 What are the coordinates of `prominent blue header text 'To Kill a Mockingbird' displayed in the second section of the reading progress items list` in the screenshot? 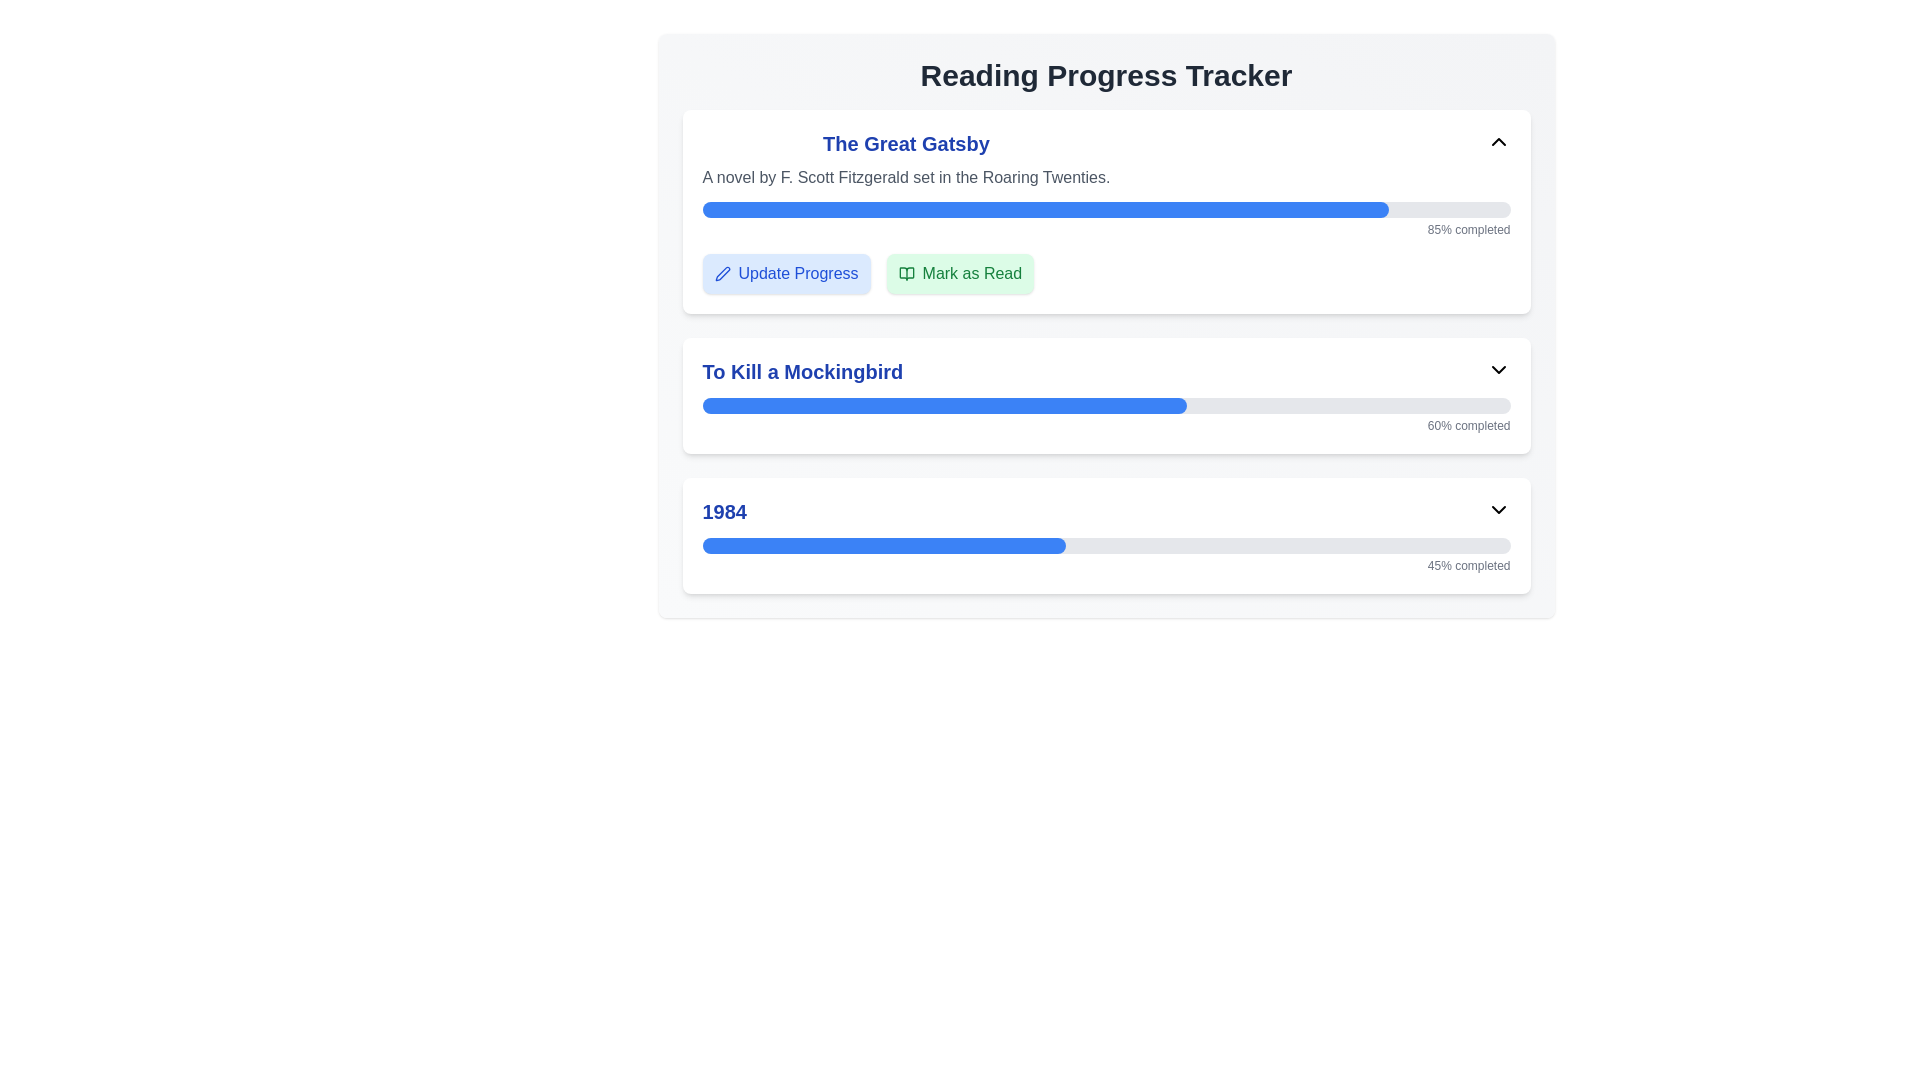 It's located at (802, 371).